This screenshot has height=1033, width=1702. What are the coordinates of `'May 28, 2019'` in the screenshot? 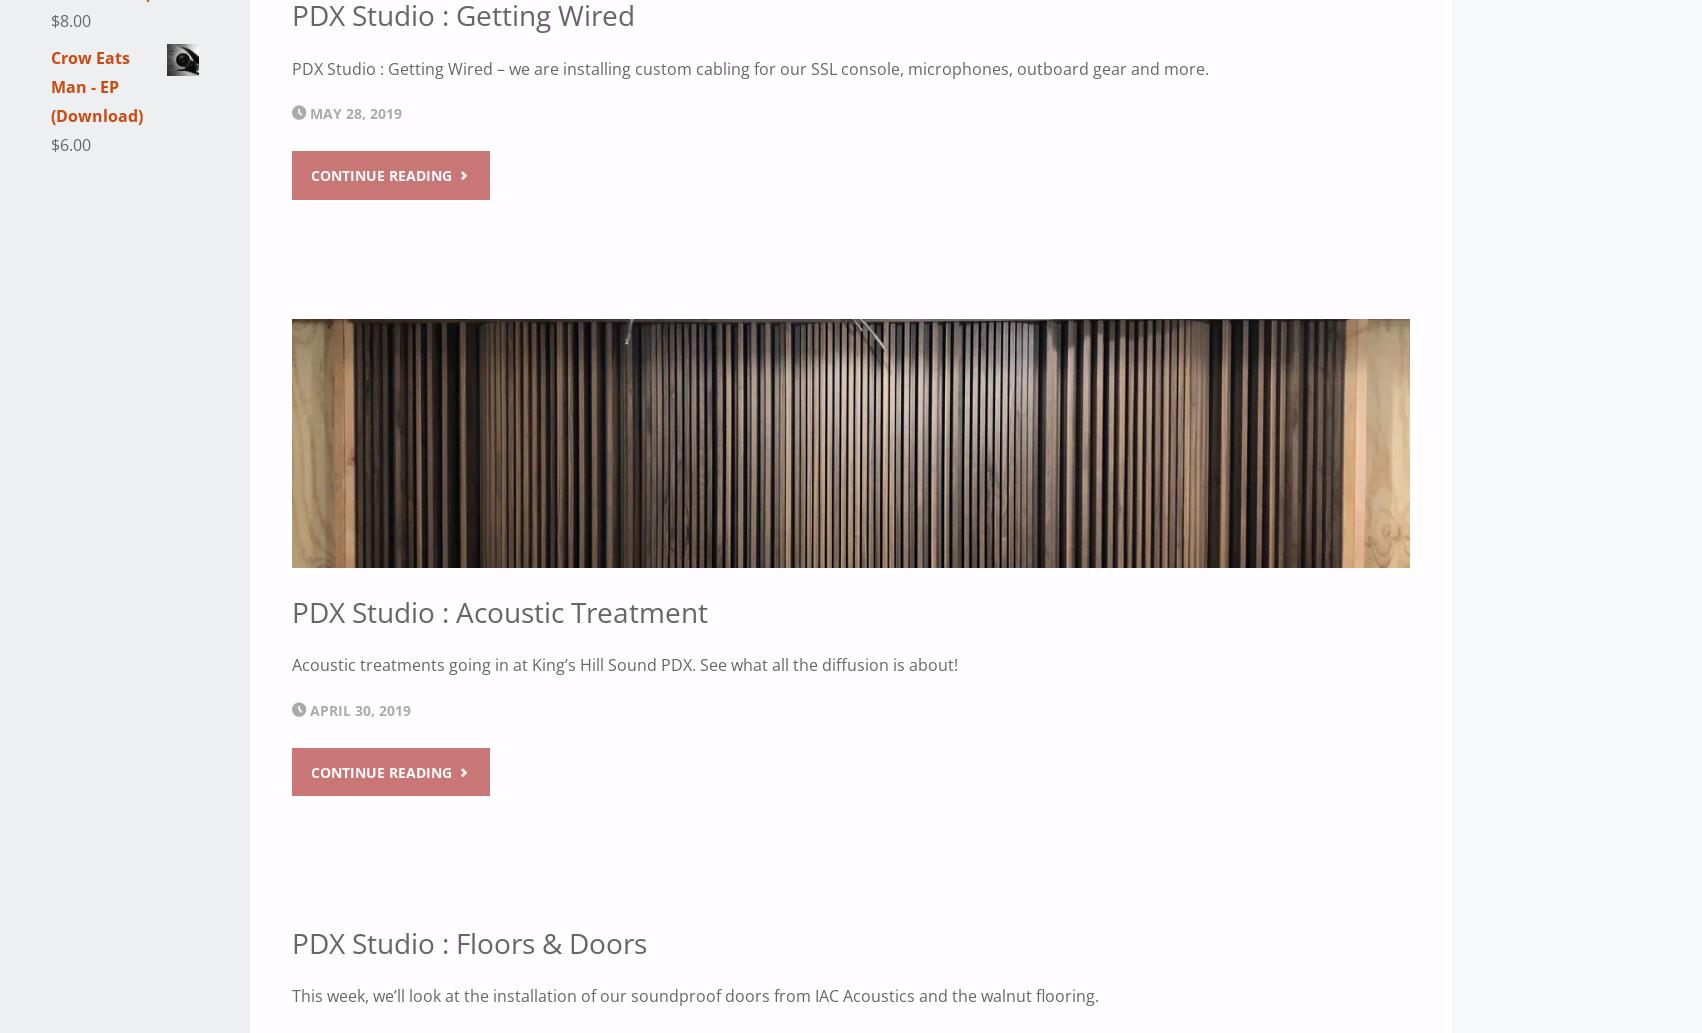 It's located at (356, 113).